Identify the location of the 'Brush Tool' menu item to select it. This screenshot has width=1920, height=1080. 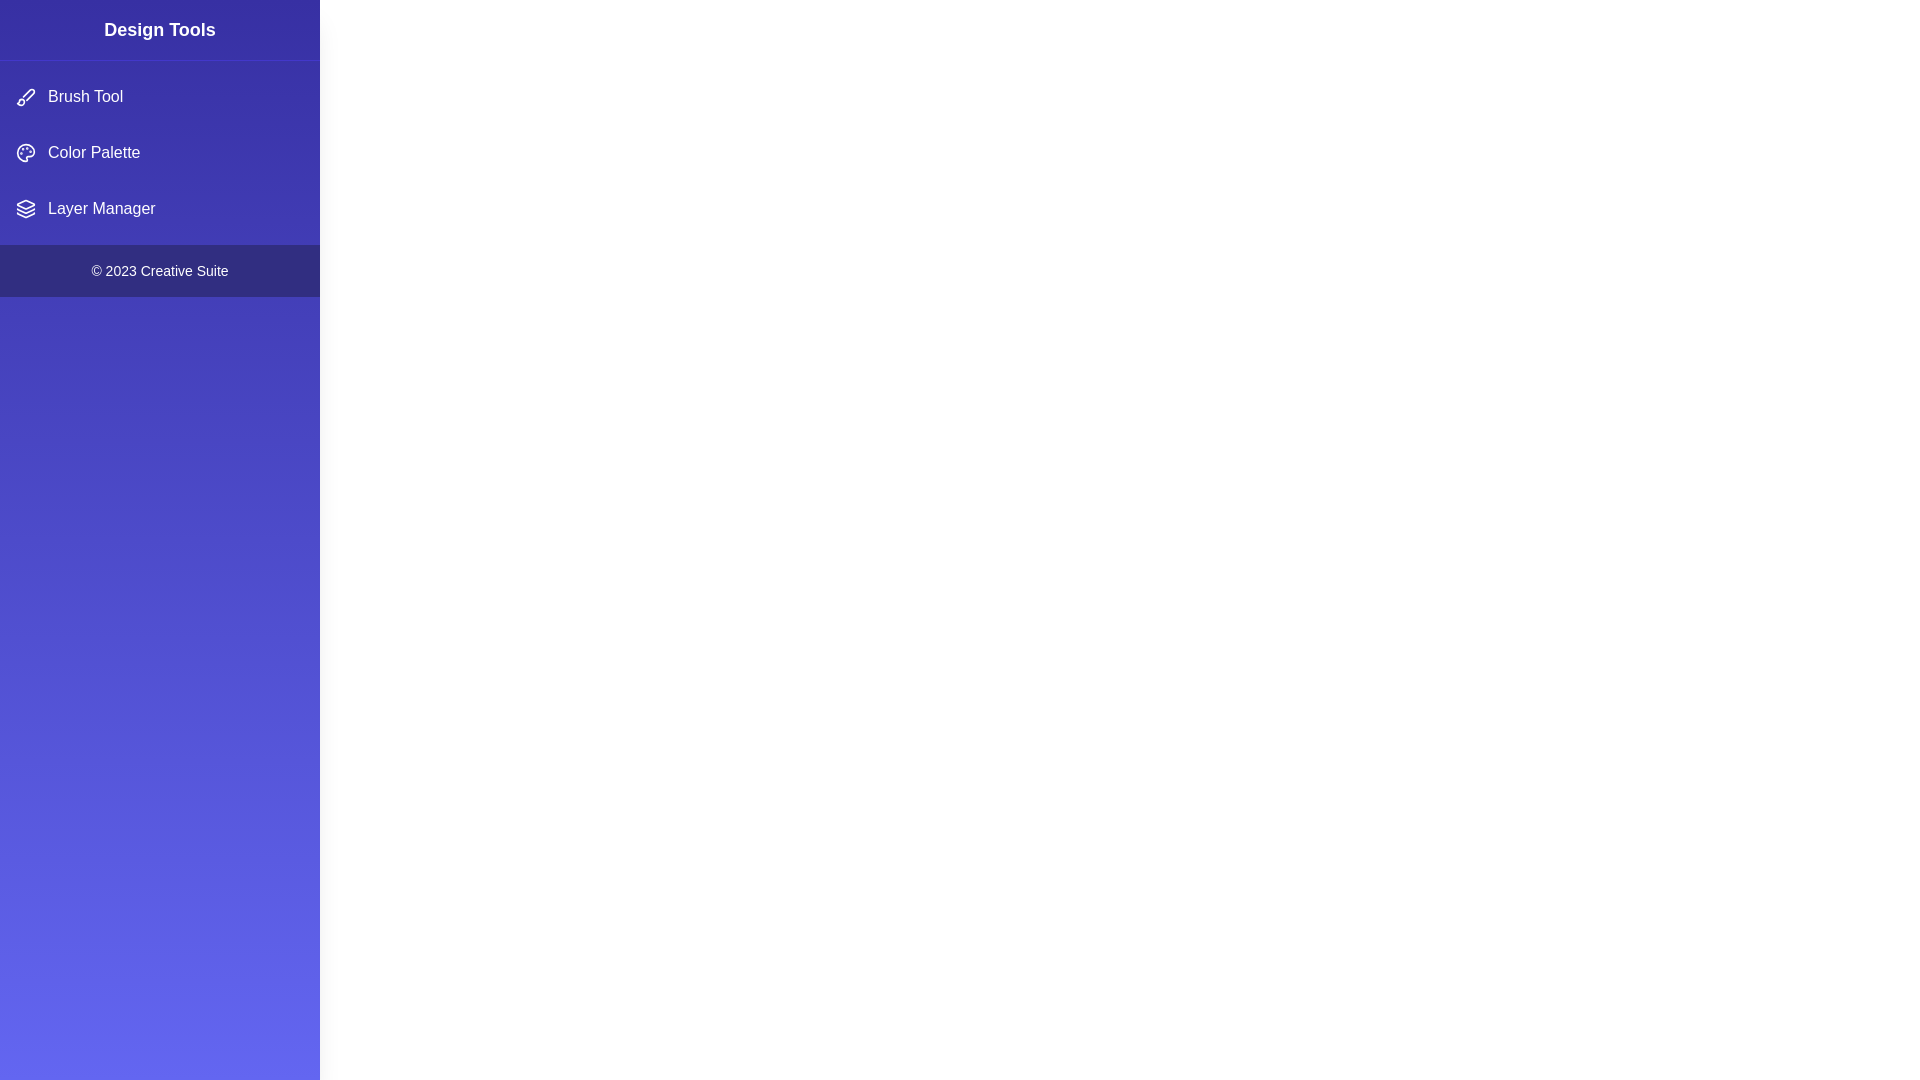
(158, 96).